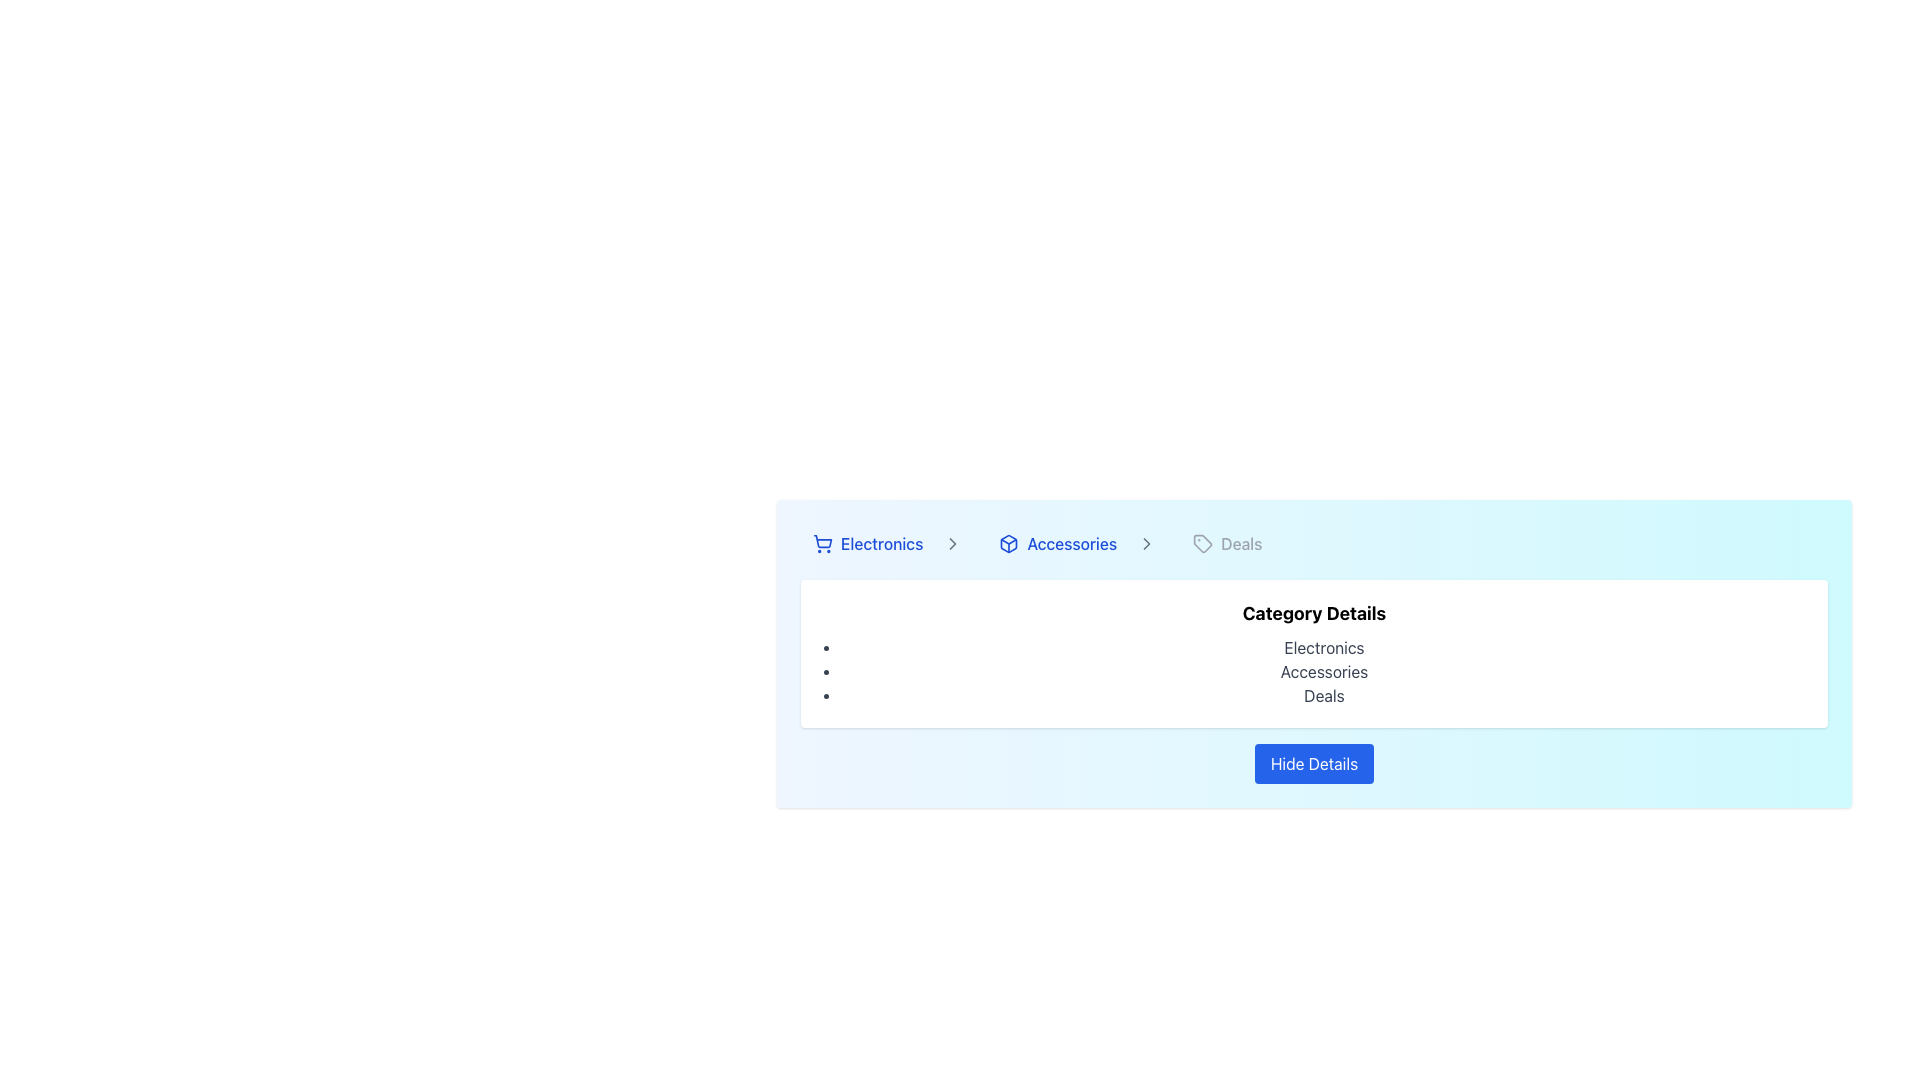  I want to click on the shopping cart icon's basket portion in the breadcrumb navigation bar to trigger the tooltip, so click(823, 541).